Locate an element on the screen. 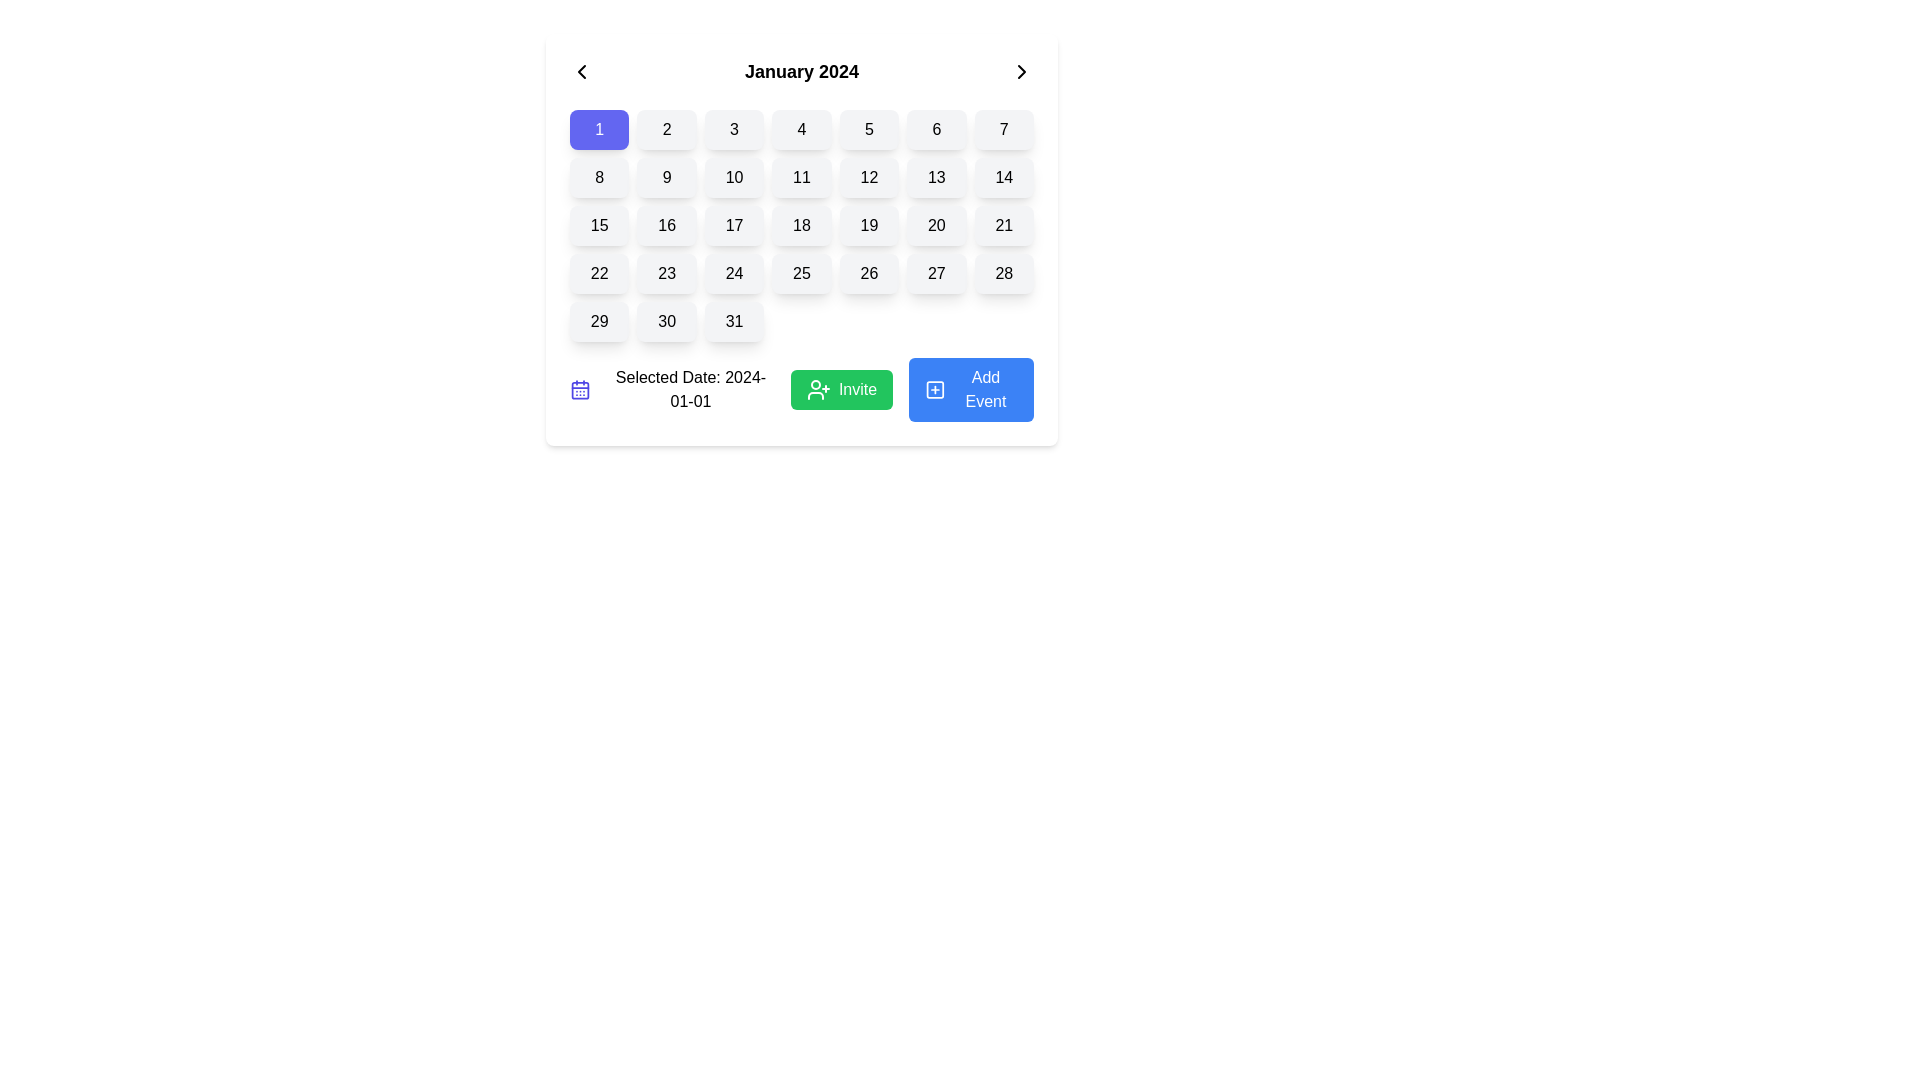  the Calendar Day Cell representing the 17th day is located at coordinates (733, 225).